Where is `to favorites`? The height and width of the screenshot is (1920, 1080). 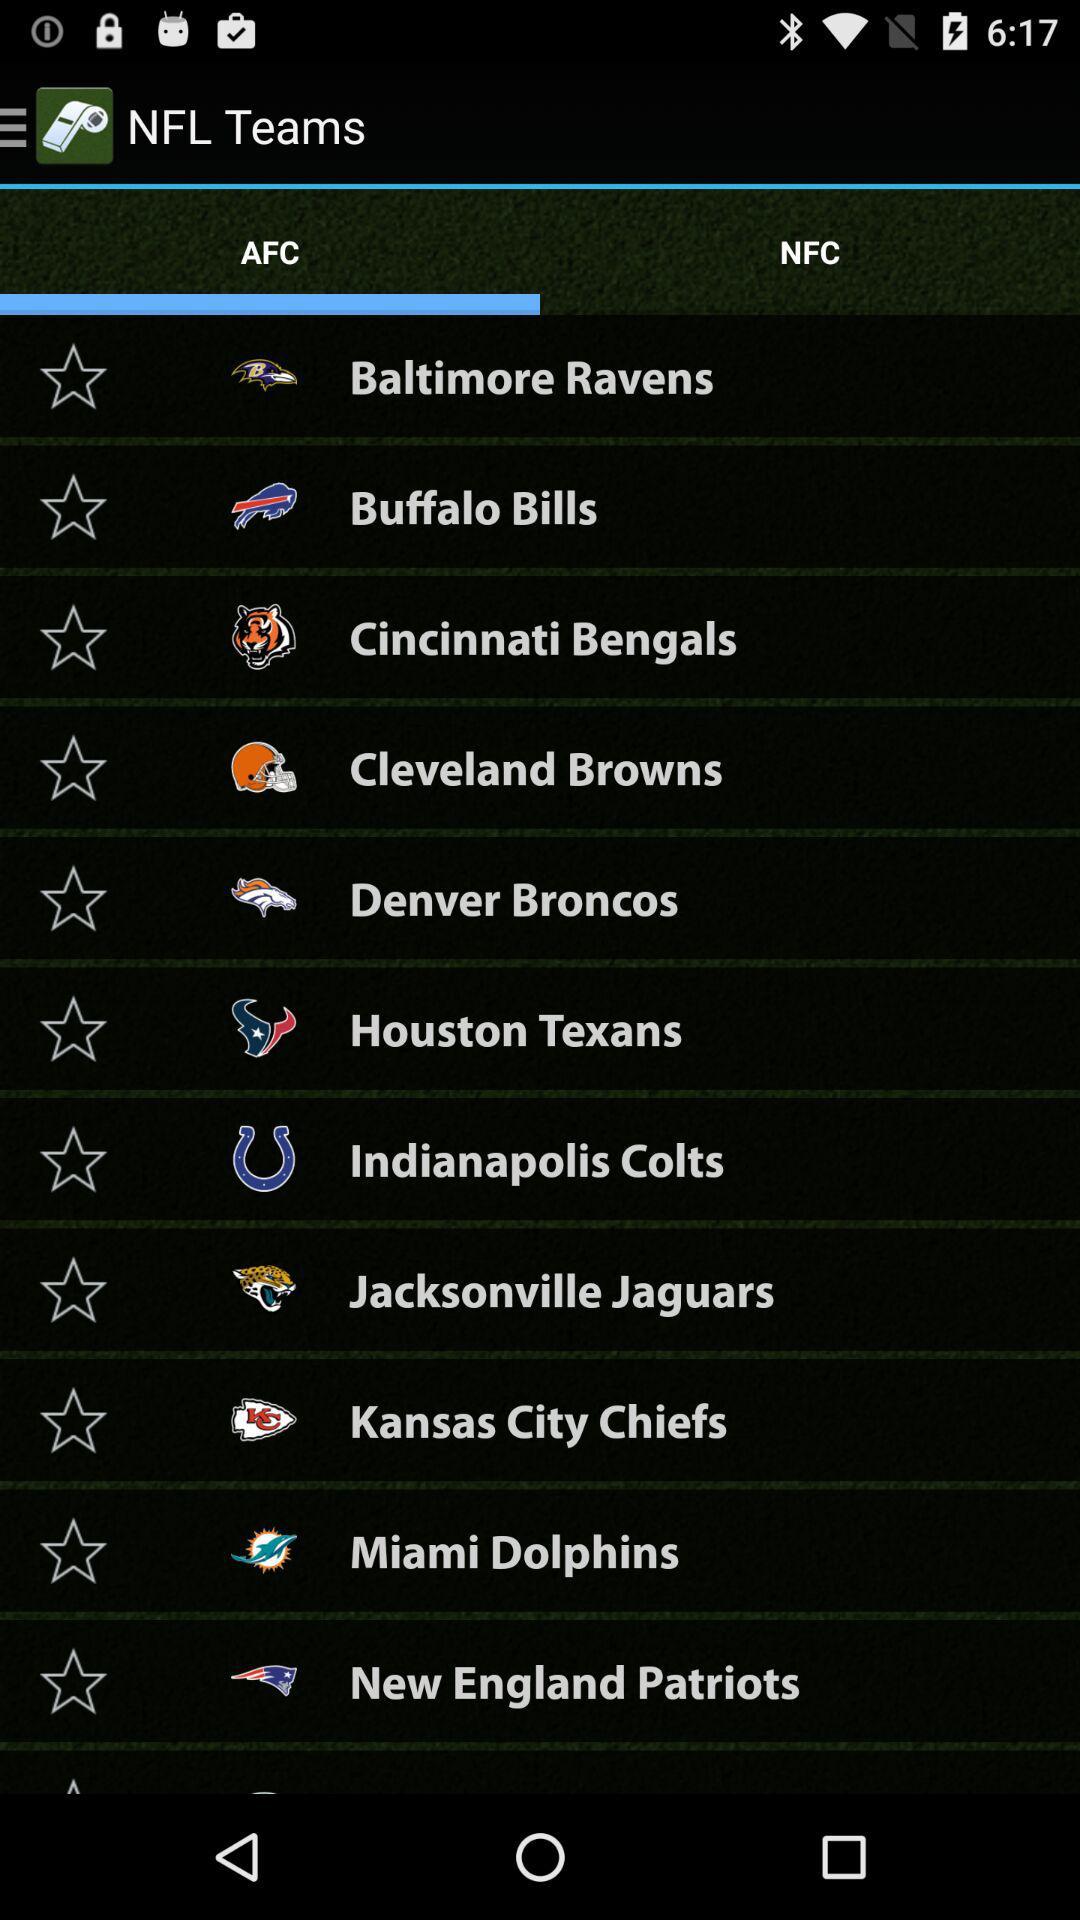 to favorites is located at coordinates (72, 1028).